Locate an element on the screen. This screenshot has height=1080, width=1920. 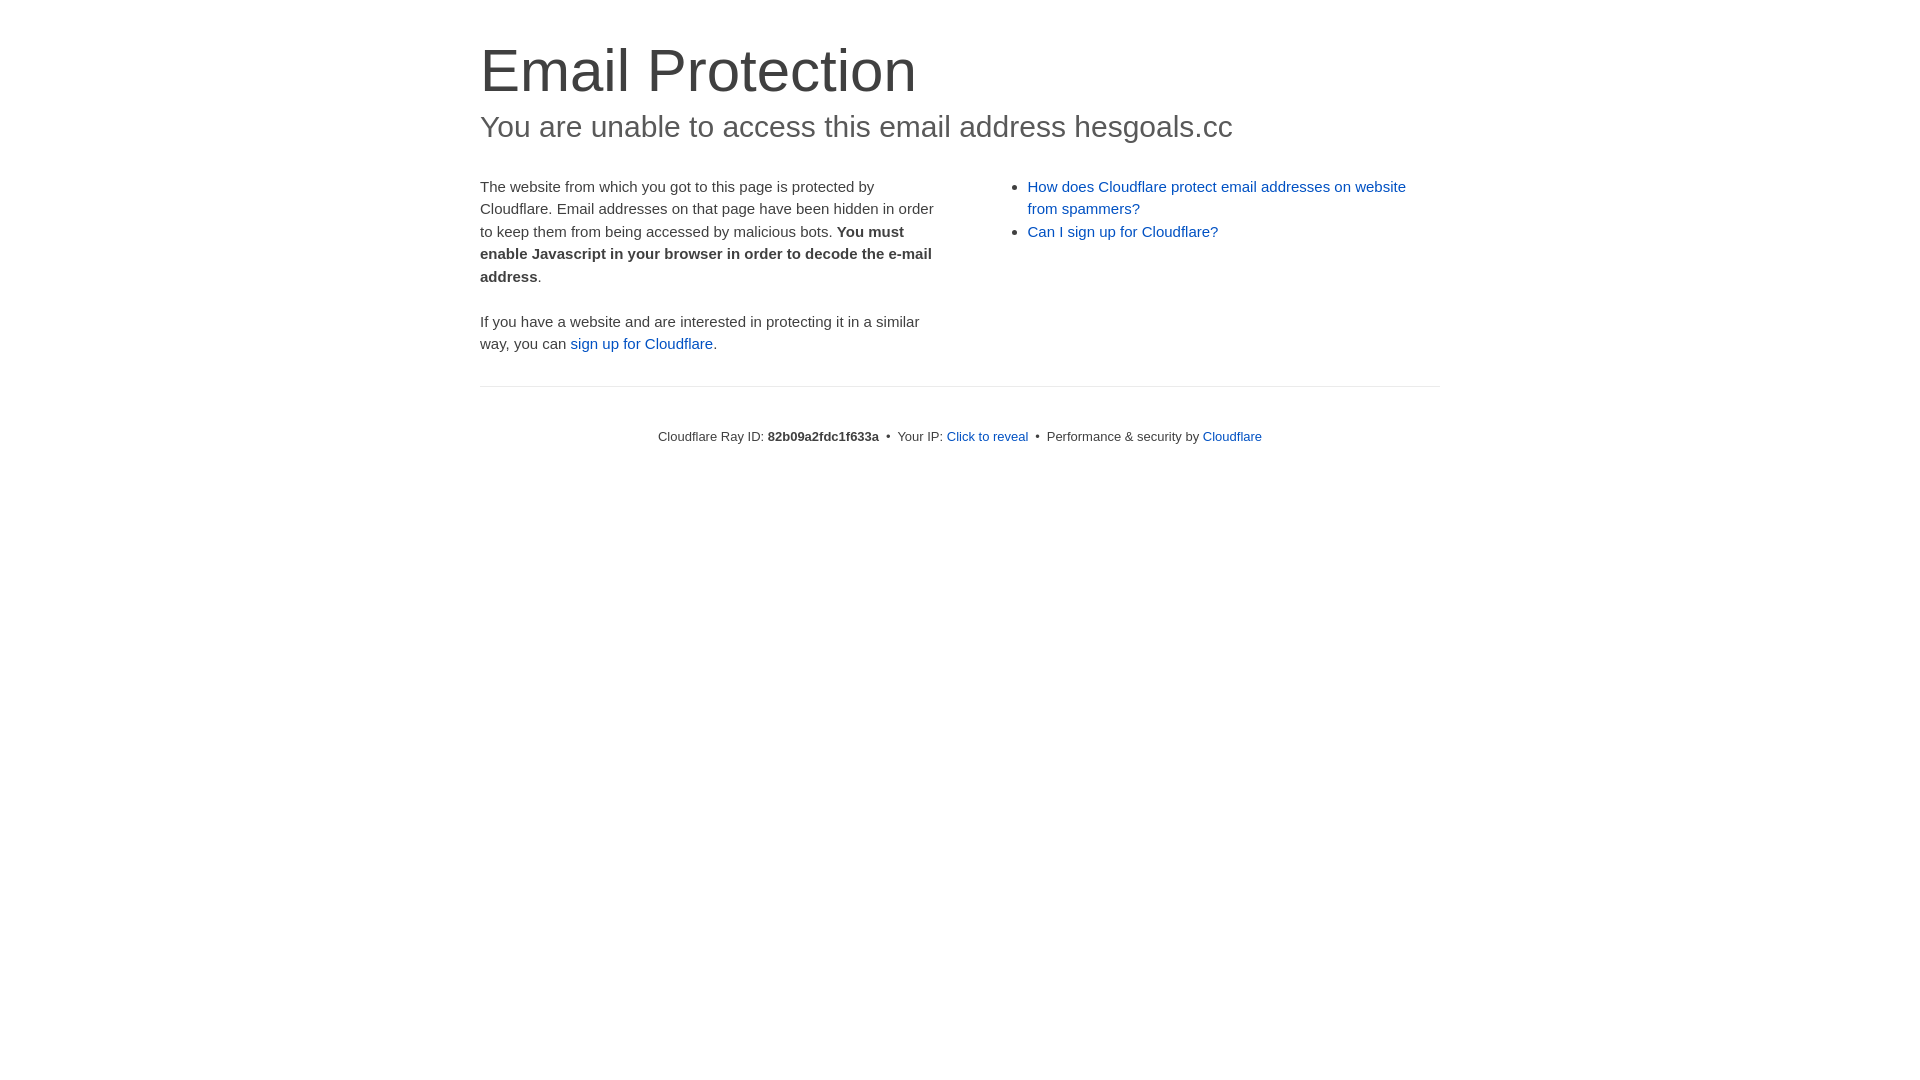
'Click to reveal' is located at coordinates (945, 435).